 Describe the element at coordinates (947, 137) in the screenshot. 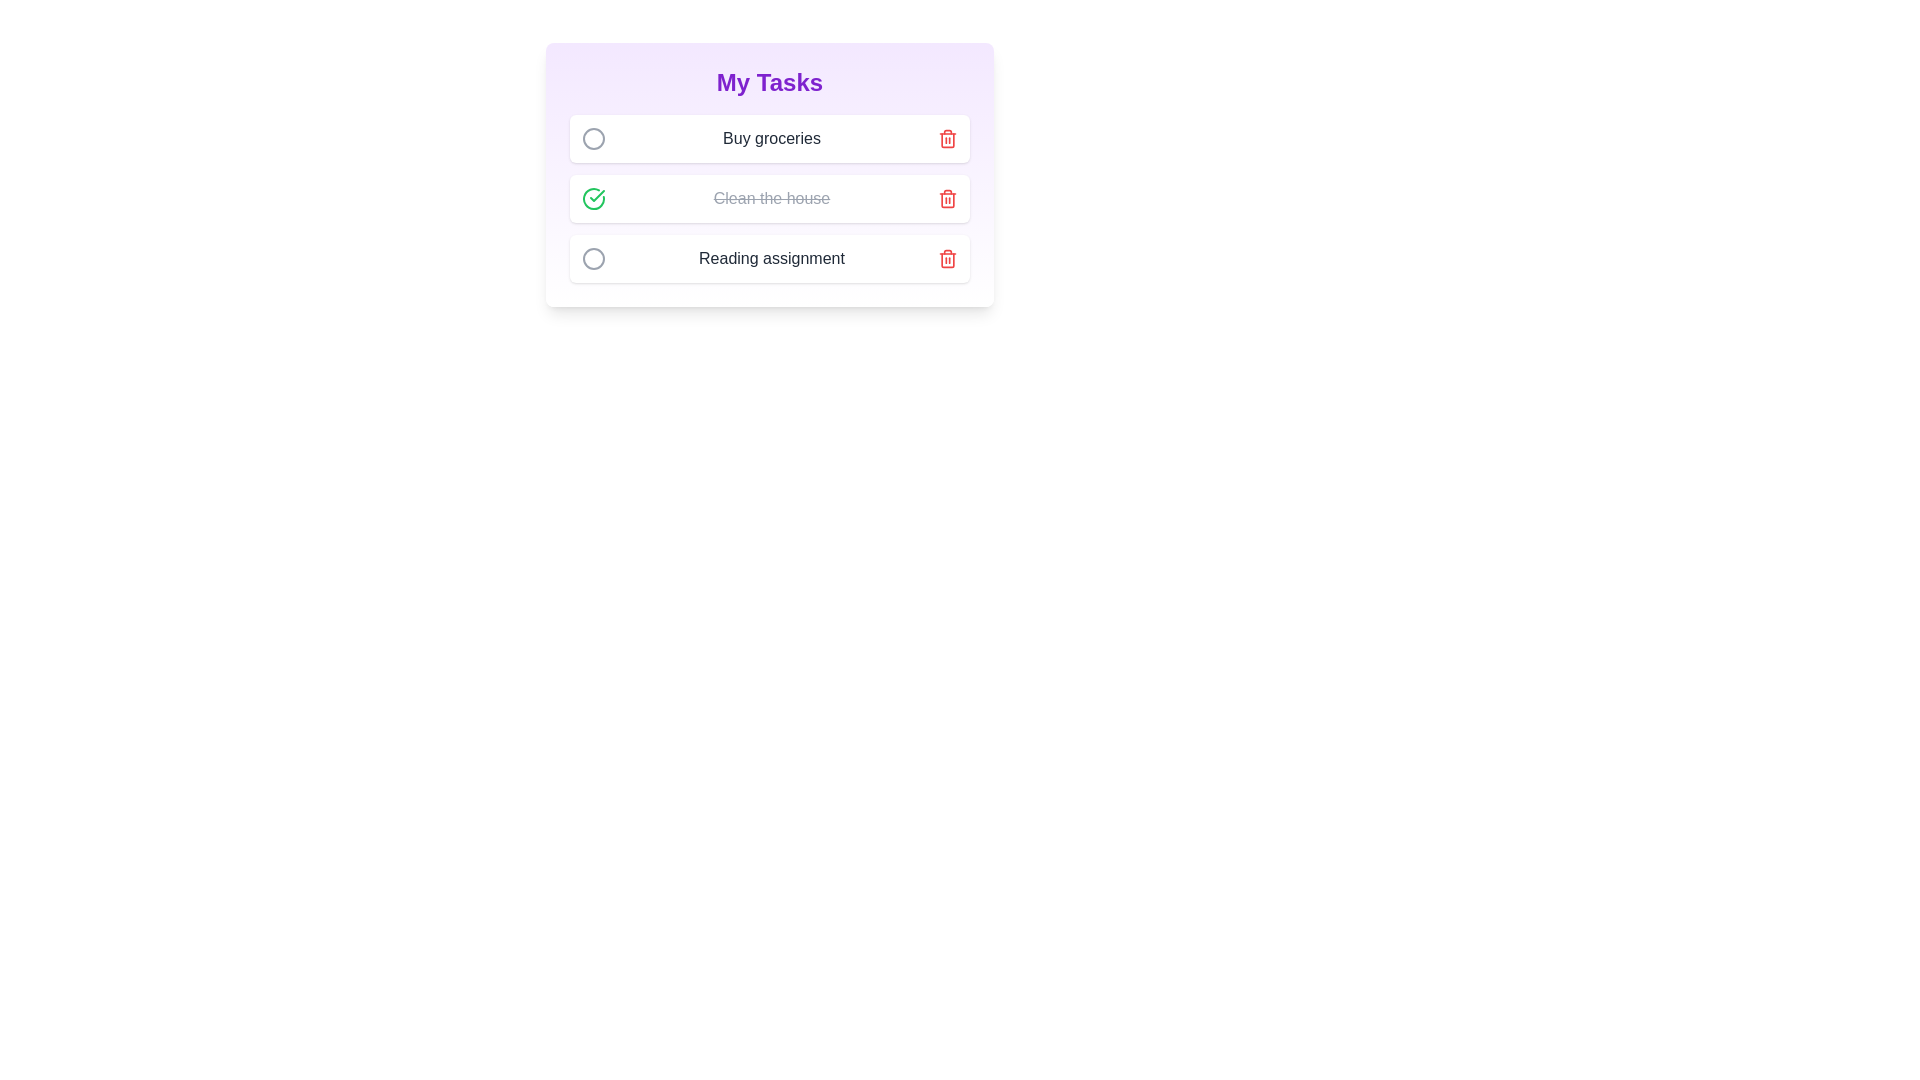

I see `the delete button for the task titled 'Buy groceries' to remove it from the list` at that location.